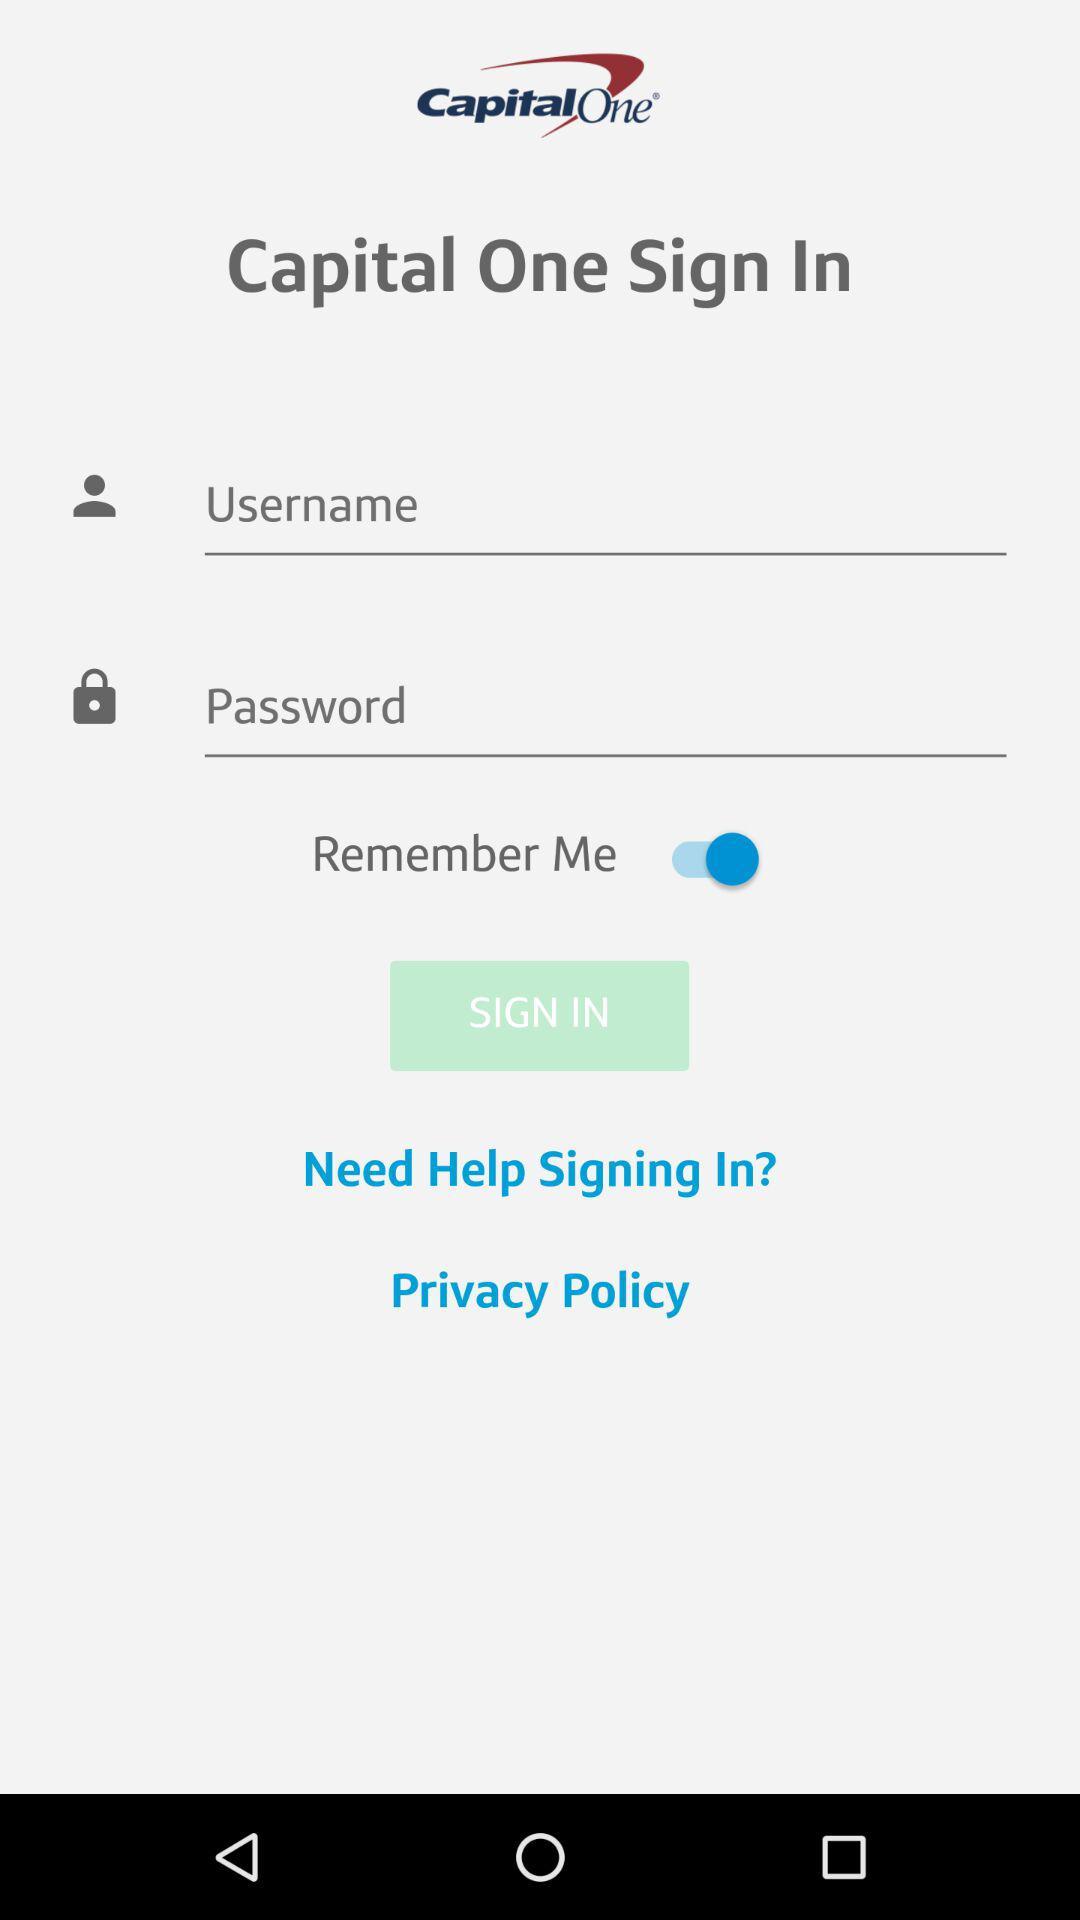 The width and height of the screenshot is (1080, 1920). I want to click on the icon below sign in icon, so click(540, 1173).